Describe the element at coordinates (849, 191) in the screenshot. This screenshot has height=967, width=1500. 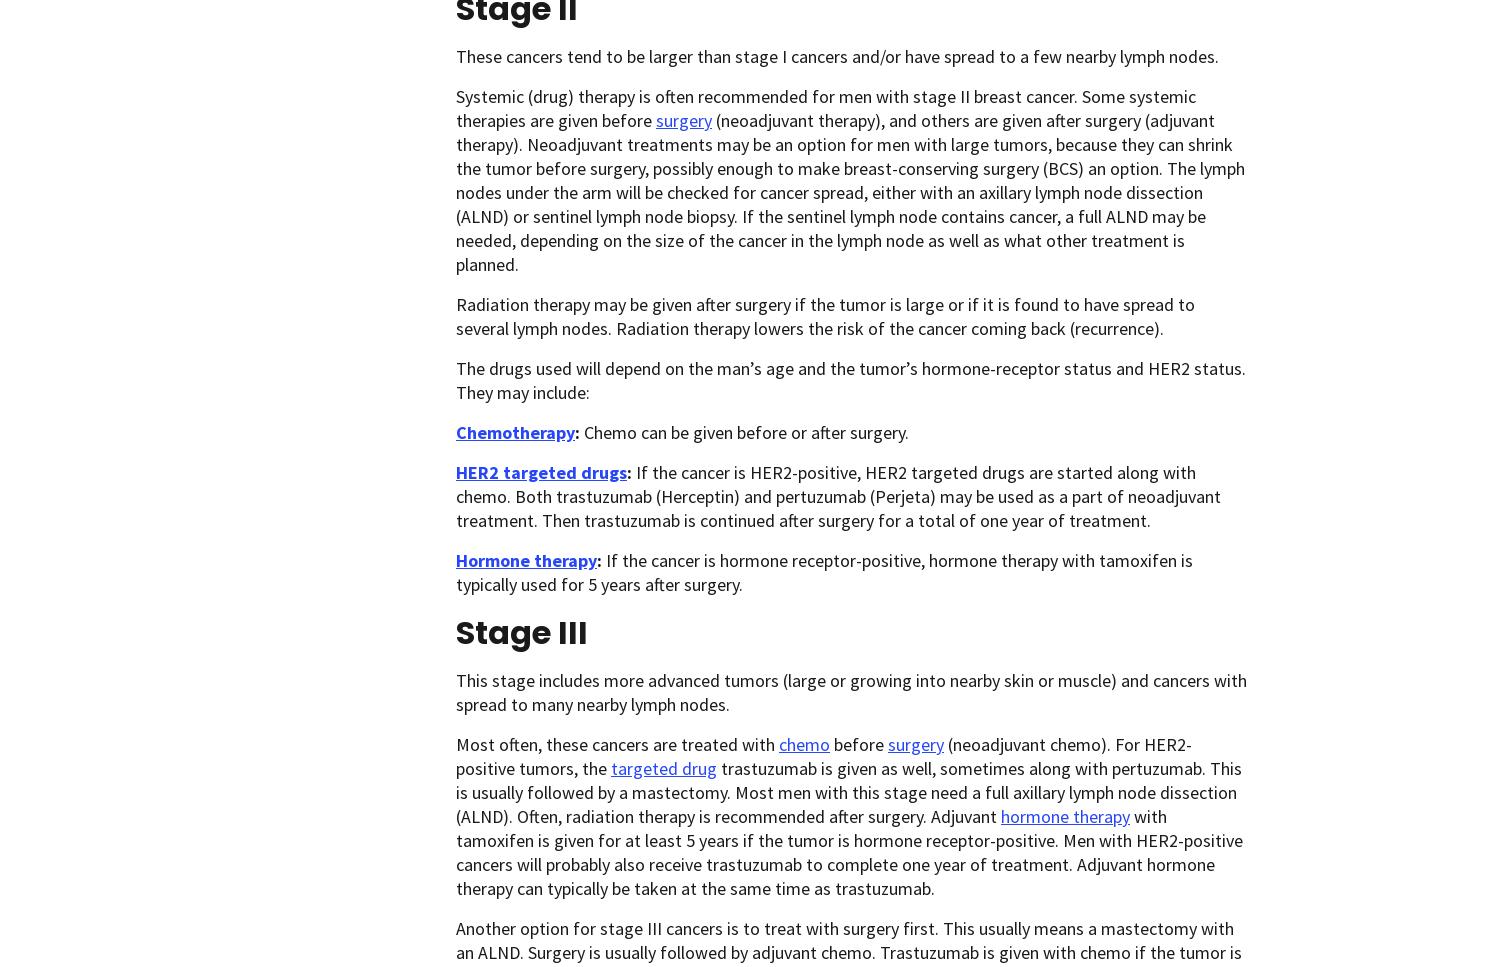
I see `'(neoadjuvant therapy), and others are given after surgery (adjuvant therapy). Neoadjuvant treatments may be an option for men with large tumors, because they can shrink the tumor before surgery, possibly enough to make breast-conserving surgery (BCS) an option. The lymph nodes under the arm will be checked for cancer spread, either with an axillary lymph node dissection (ALND) or sentinel lymph node biopsy. If the sentinel lymph node contains cancer, a full ALND may be needed, depending on the size of the cancer in the lymph node as well as what other treatment is planned.'` at that location.